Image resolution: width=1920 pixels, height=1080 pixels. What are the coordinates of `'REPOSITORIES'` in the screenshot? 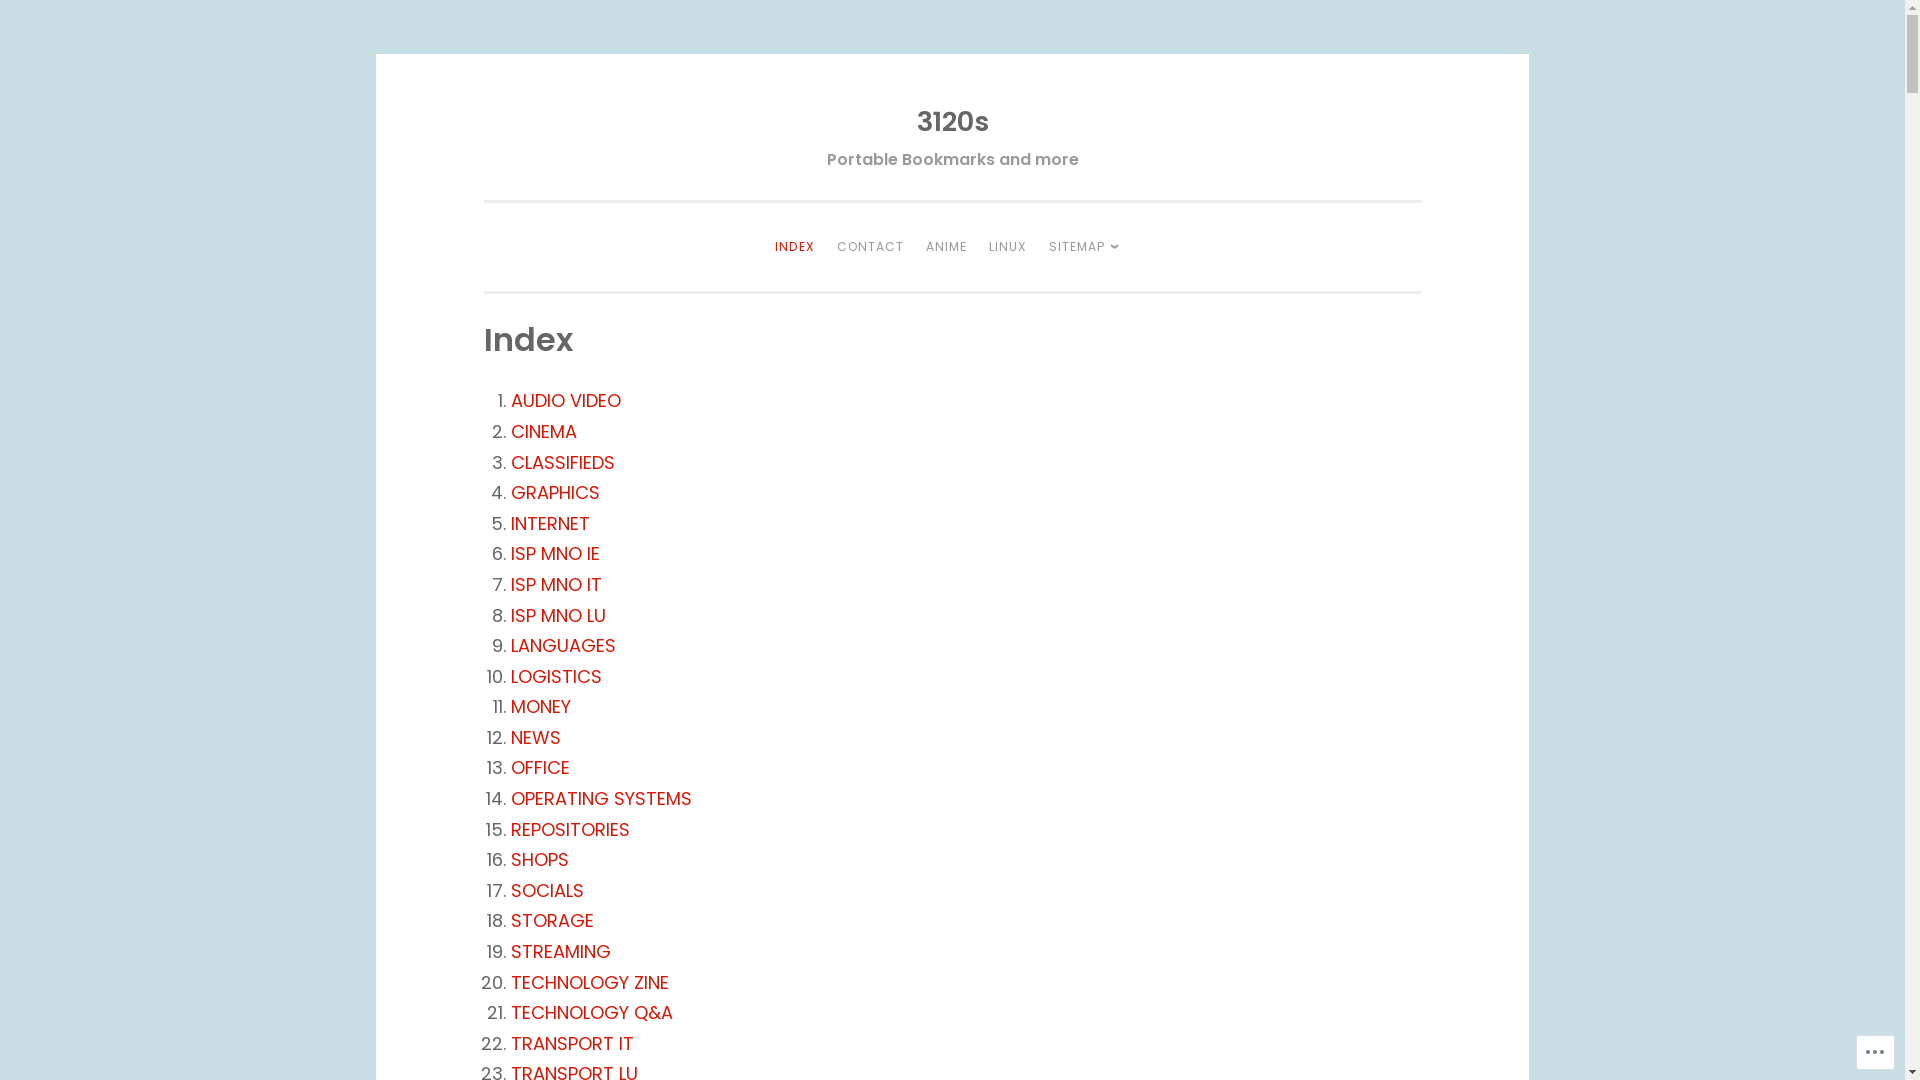 It's located at (569, 829).